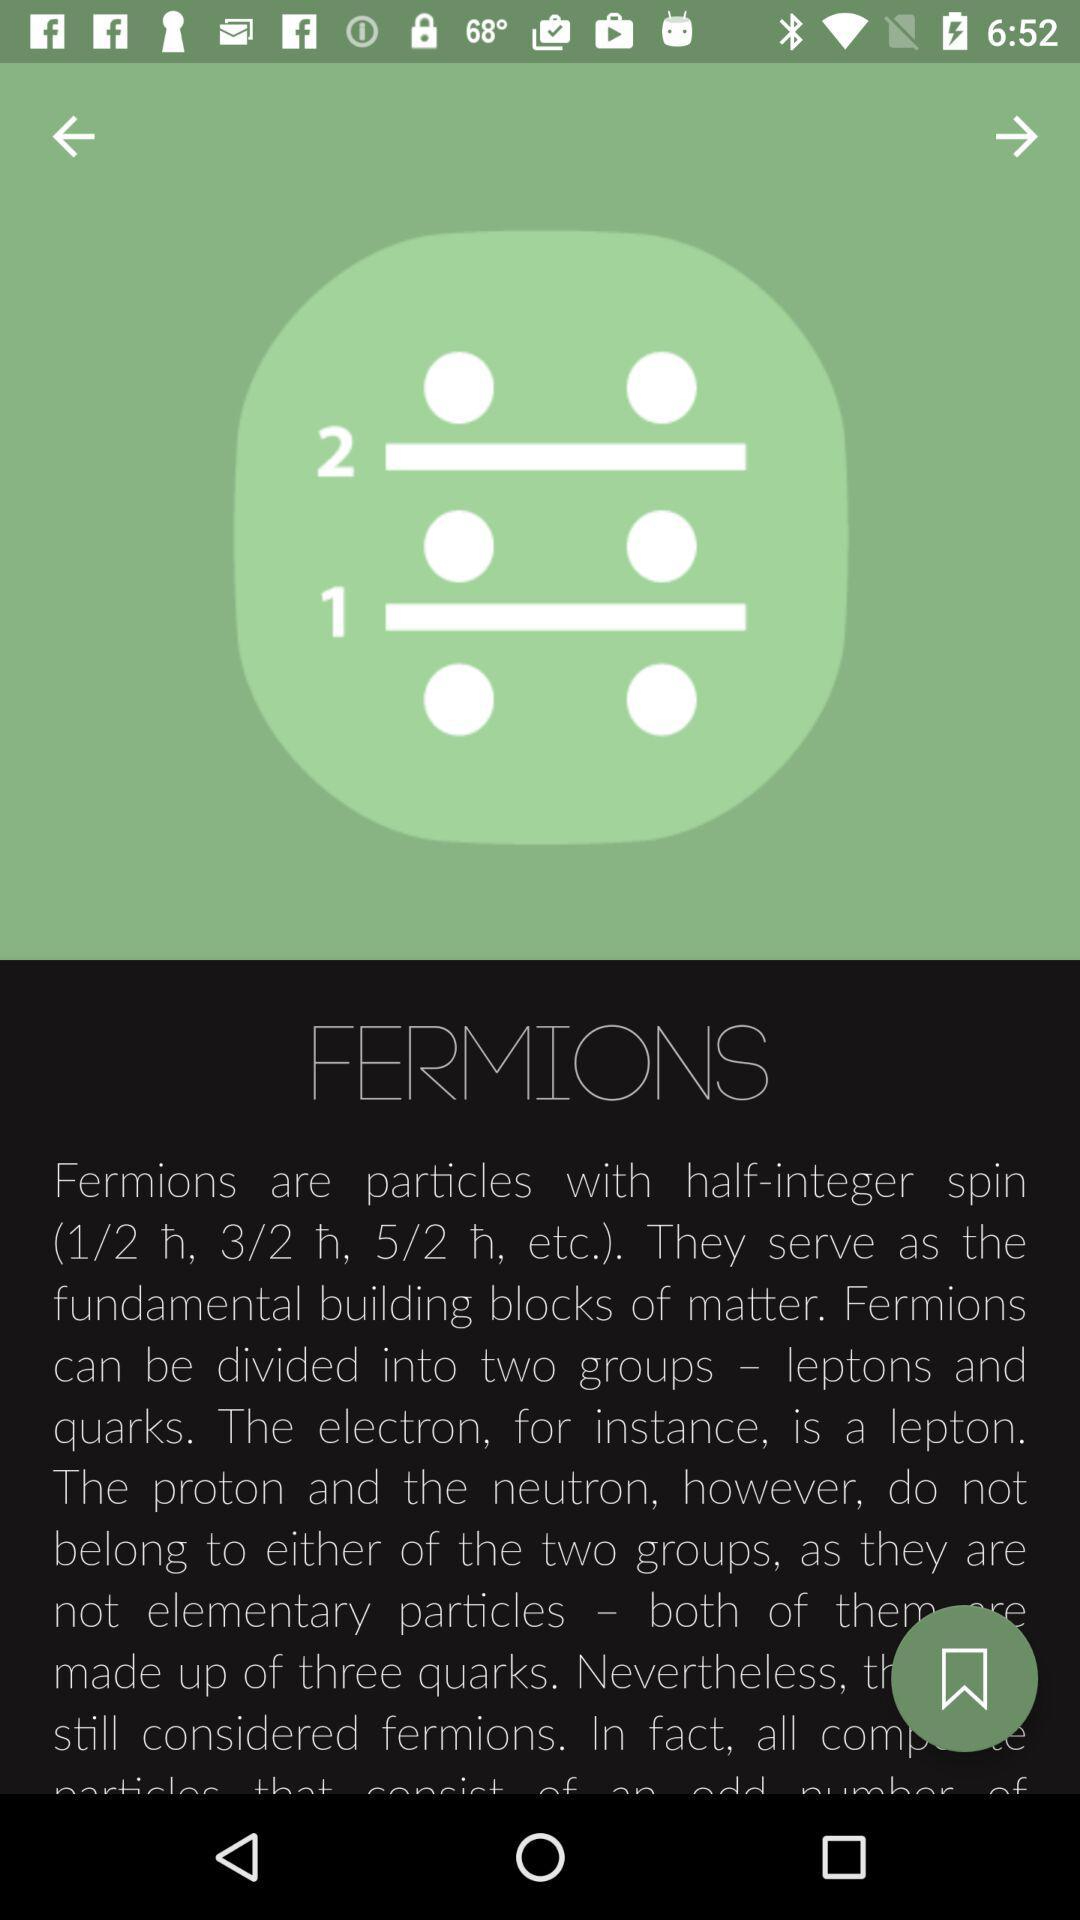  What do you see at coordinates (963, 1678) in the screenshot?
I see `the bookmark icon` at bounding box center [963, 1678].